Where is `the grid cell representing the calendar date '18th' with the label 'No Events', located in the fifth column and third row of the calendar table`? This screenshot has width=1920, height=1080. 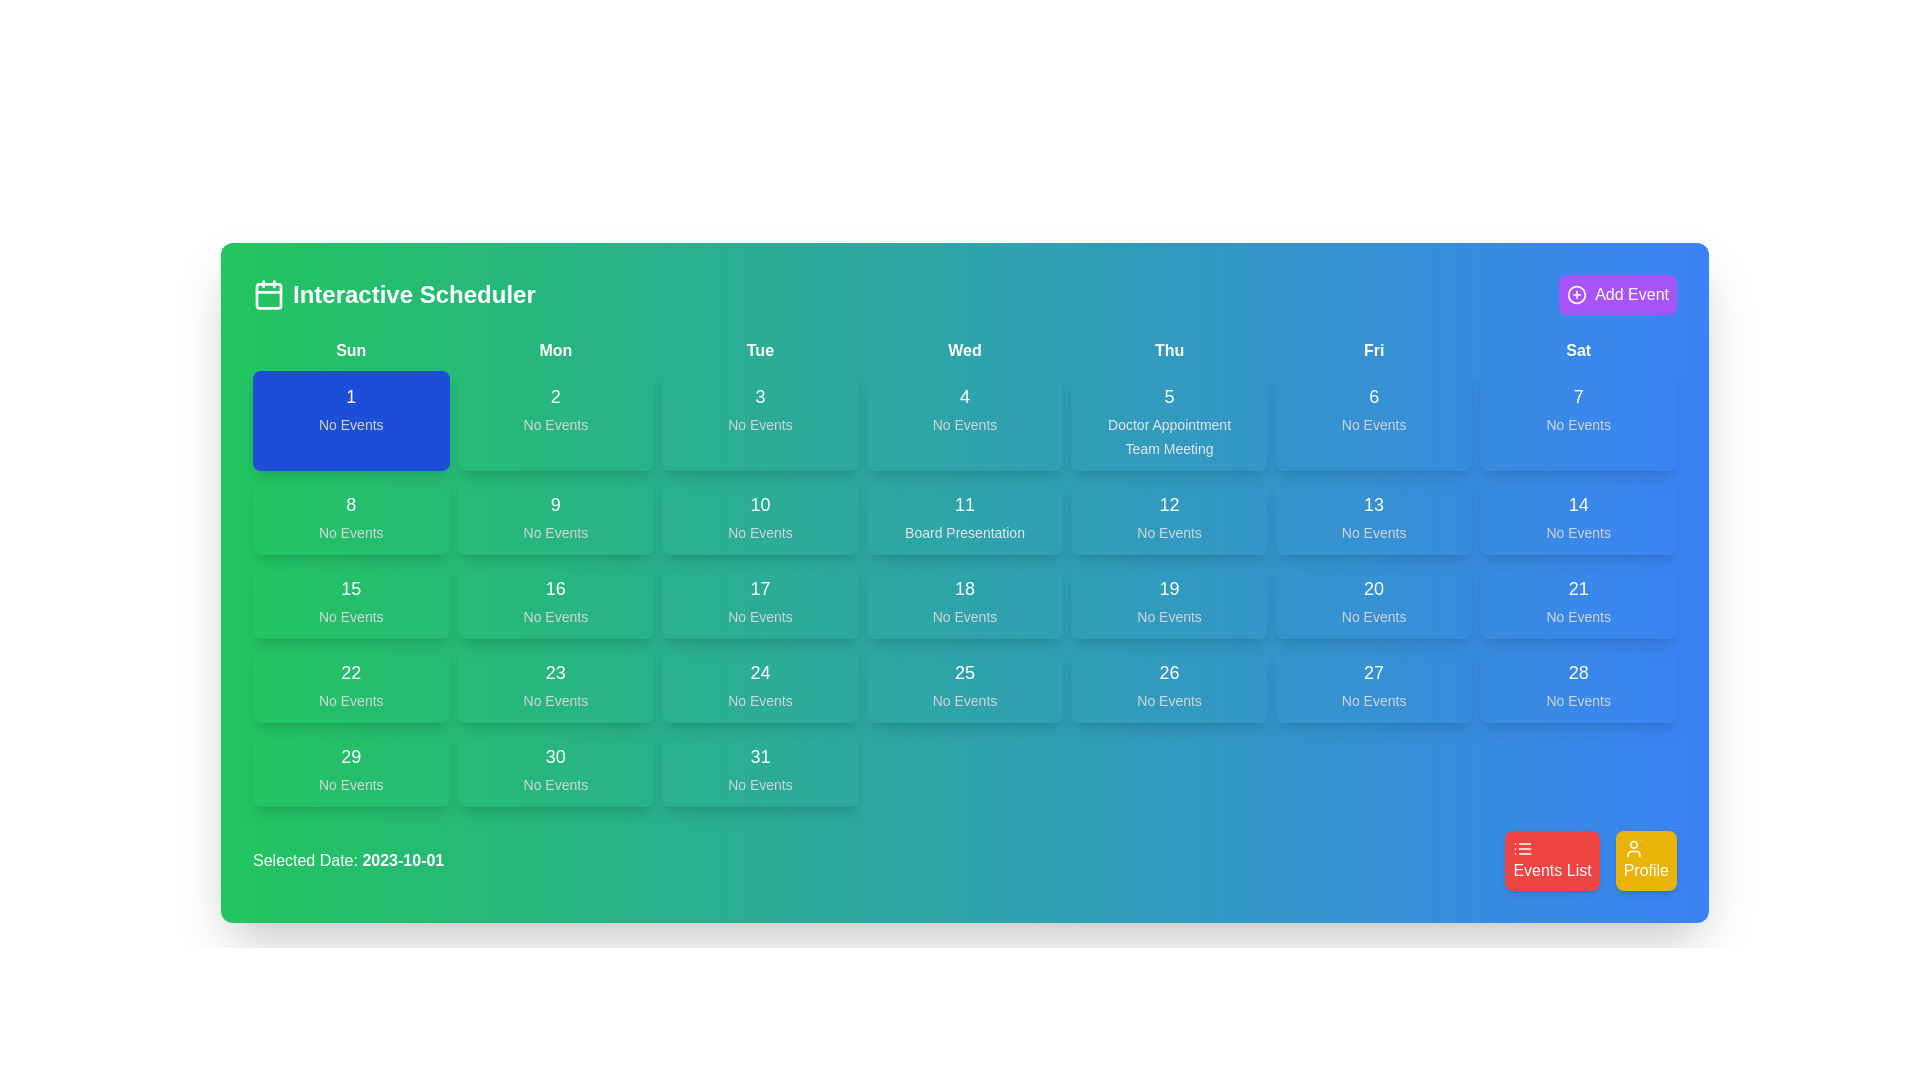
the grid cell representing the calendar date '18th' with the label 'No Events', located in the fifth column and third row of the calendar table is located at coordinates (964, 600).